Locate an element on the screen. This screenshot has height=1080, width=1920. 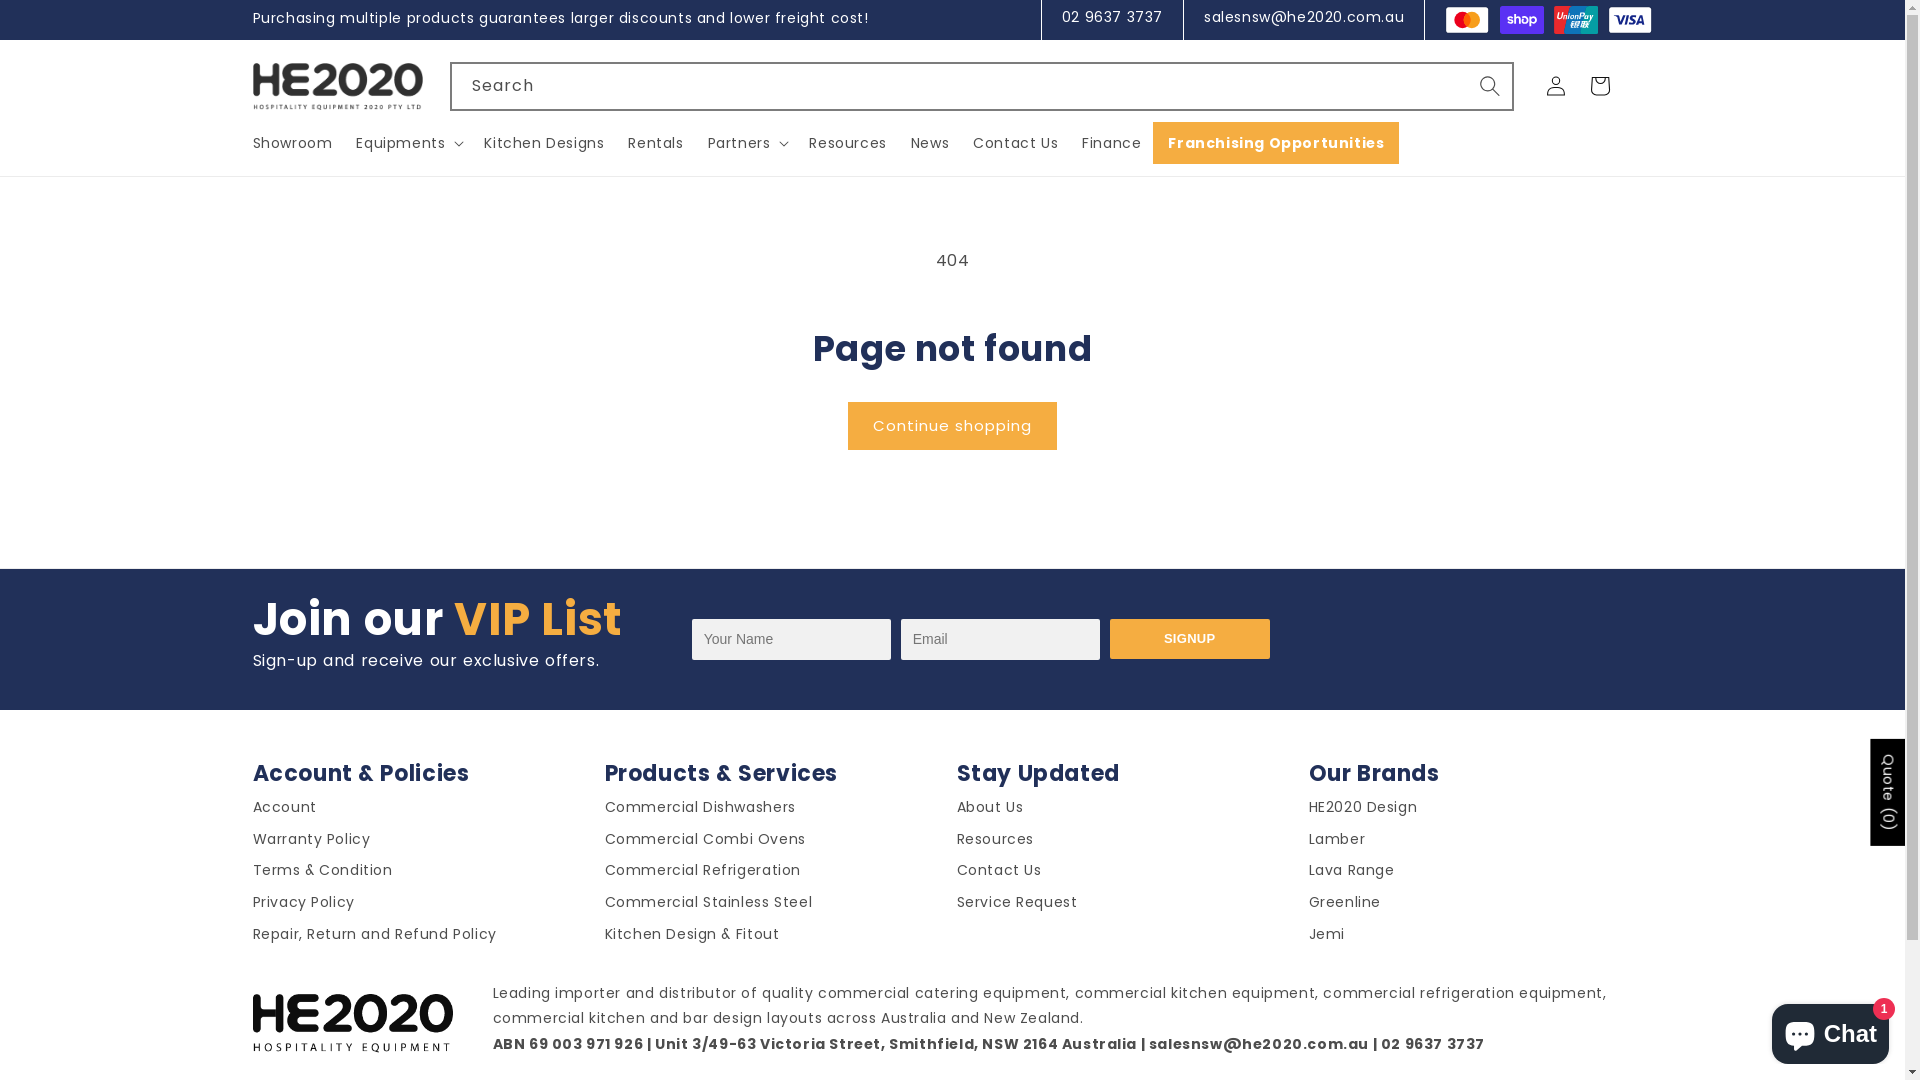
'Privacy Policy' is located at coordinates (301, 906).